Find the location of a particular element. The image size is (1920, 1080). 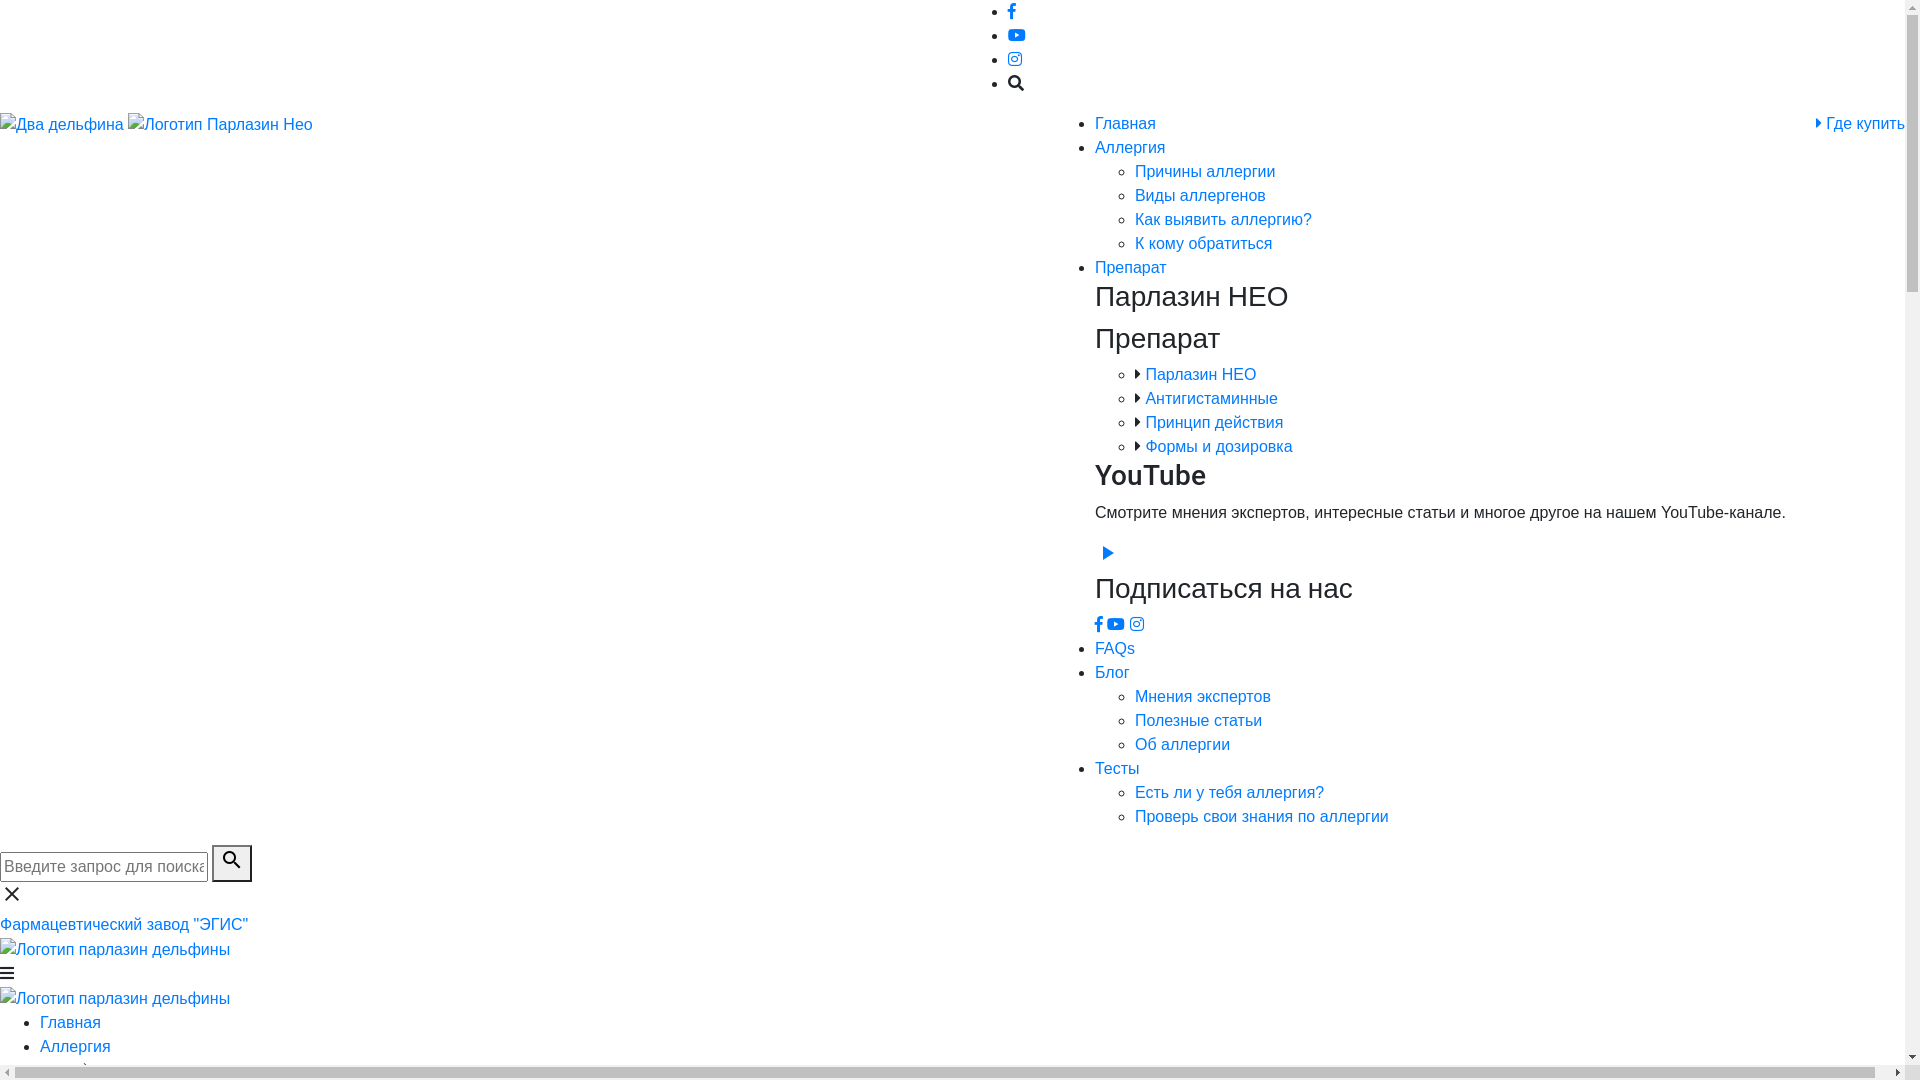

'FAQs' is located at coordinates (1113, 648).